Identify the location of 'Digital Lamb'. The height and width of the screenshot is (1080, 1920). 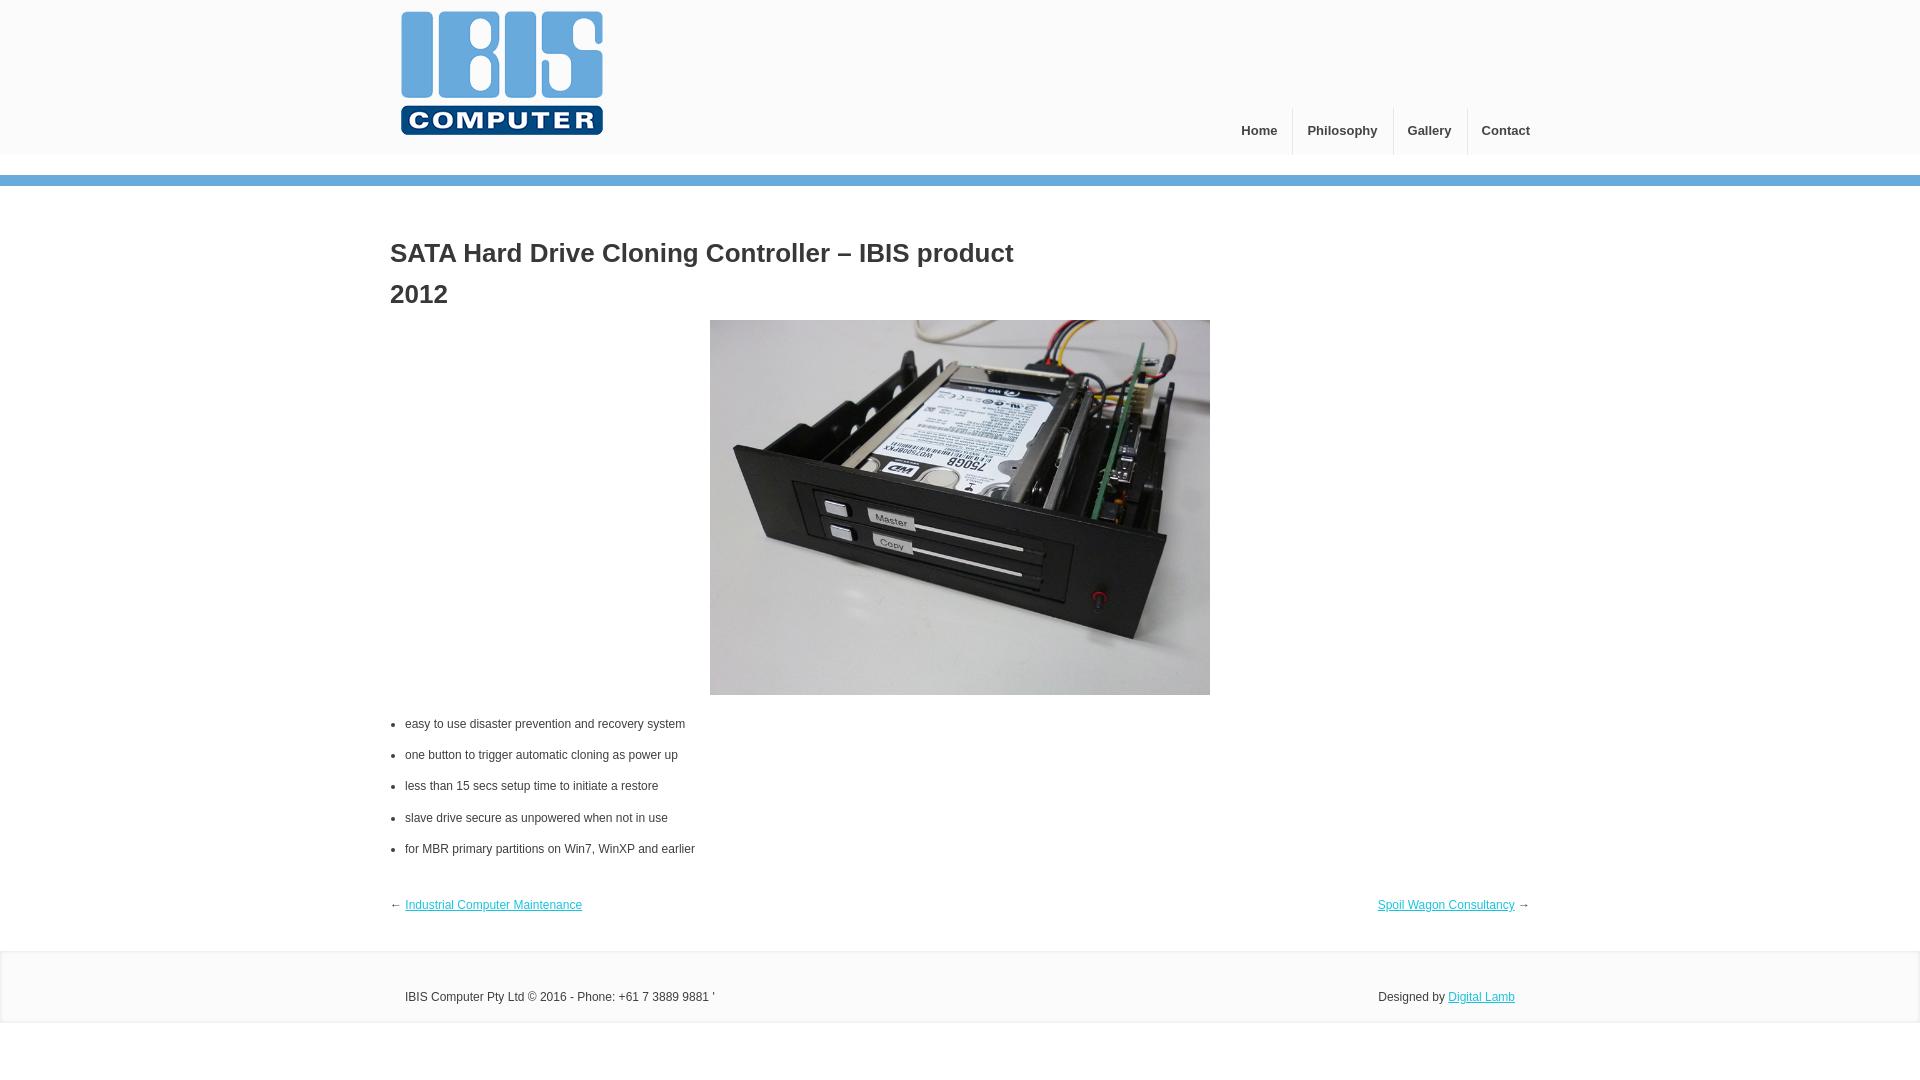
(1481, 996).